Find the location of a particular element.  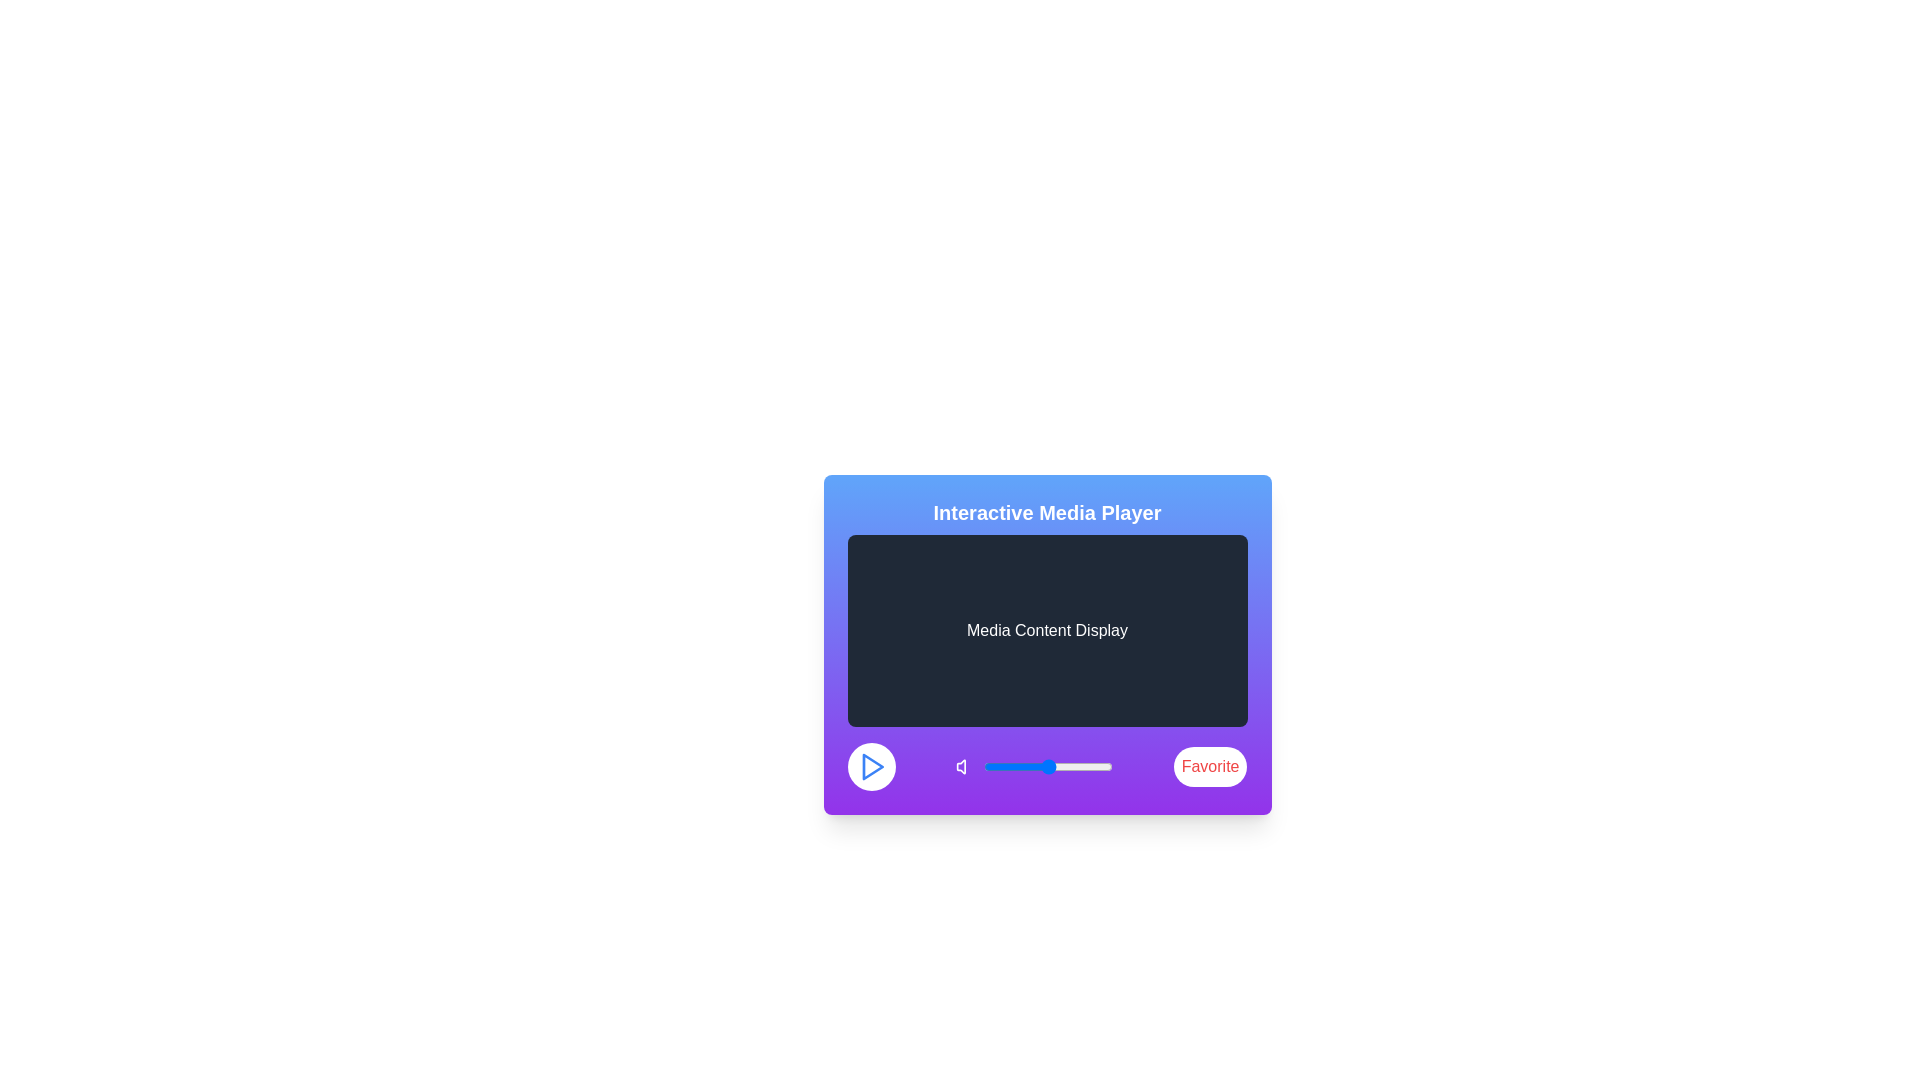

the slider is located at coordinates (1027, 766).